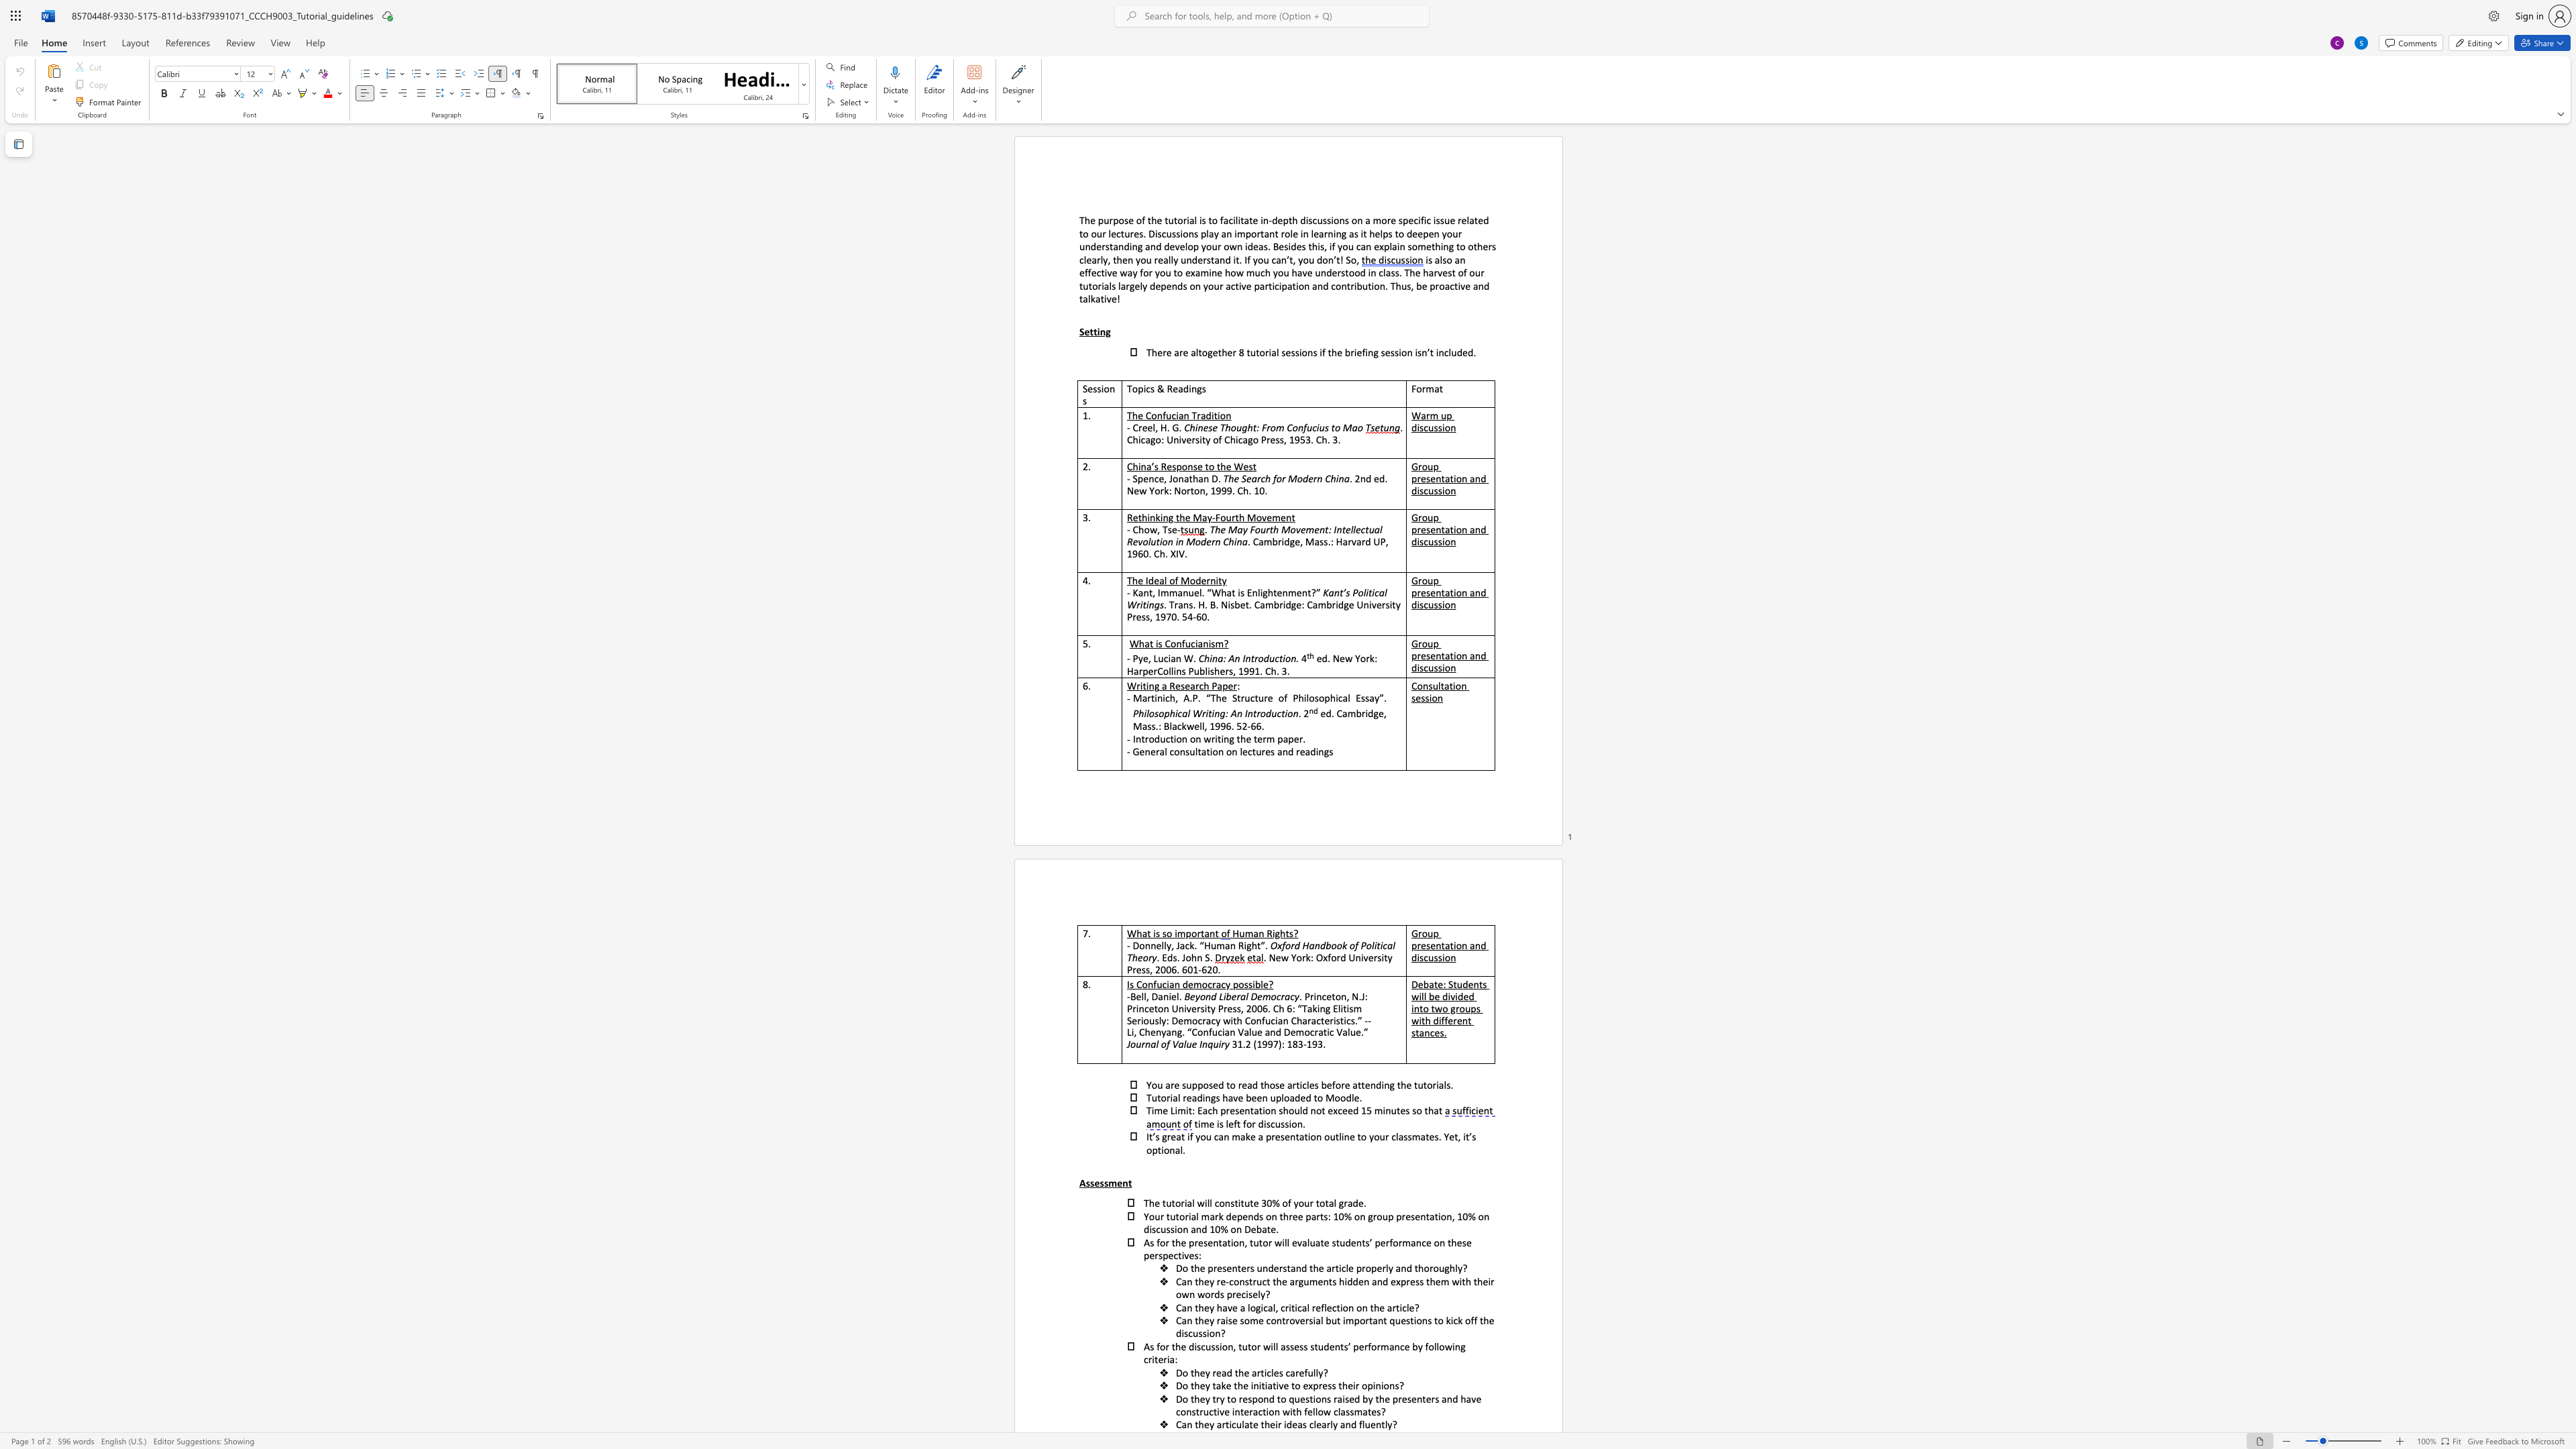  Describe the element at coordinates (1187, 1423) in the screenshot. I see `the subset text "n they articulate their ideas clea" within the text "Can they articulate their ideas clearly and fluently?"` at that location.